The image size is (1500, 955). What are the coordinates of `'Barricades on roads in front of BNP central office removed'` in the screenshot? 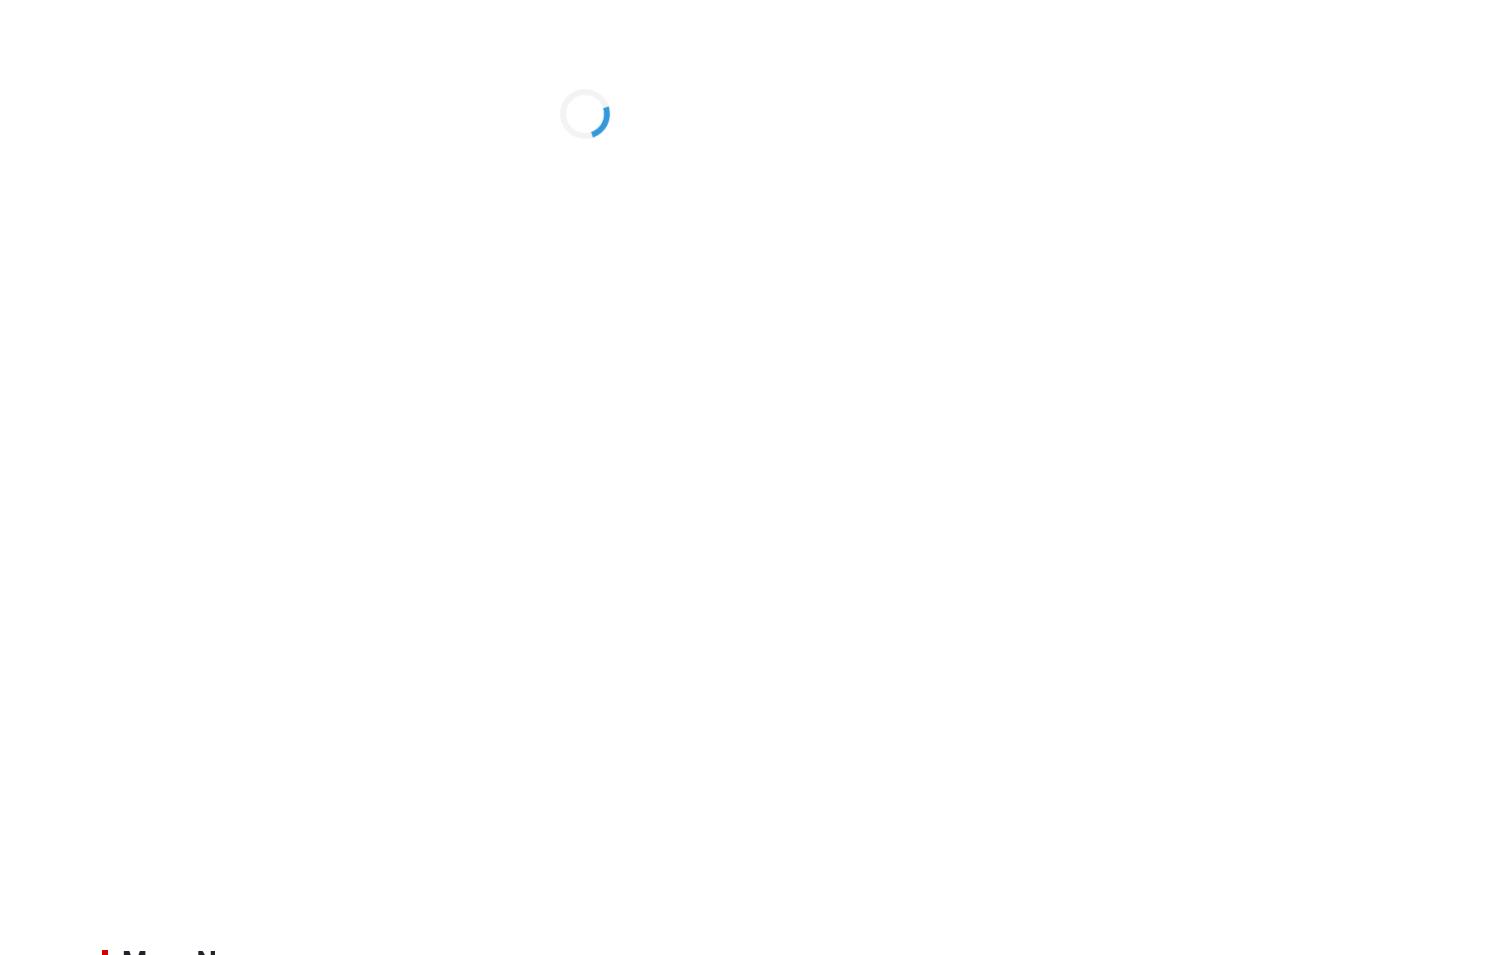 It's located at (1267, 199).